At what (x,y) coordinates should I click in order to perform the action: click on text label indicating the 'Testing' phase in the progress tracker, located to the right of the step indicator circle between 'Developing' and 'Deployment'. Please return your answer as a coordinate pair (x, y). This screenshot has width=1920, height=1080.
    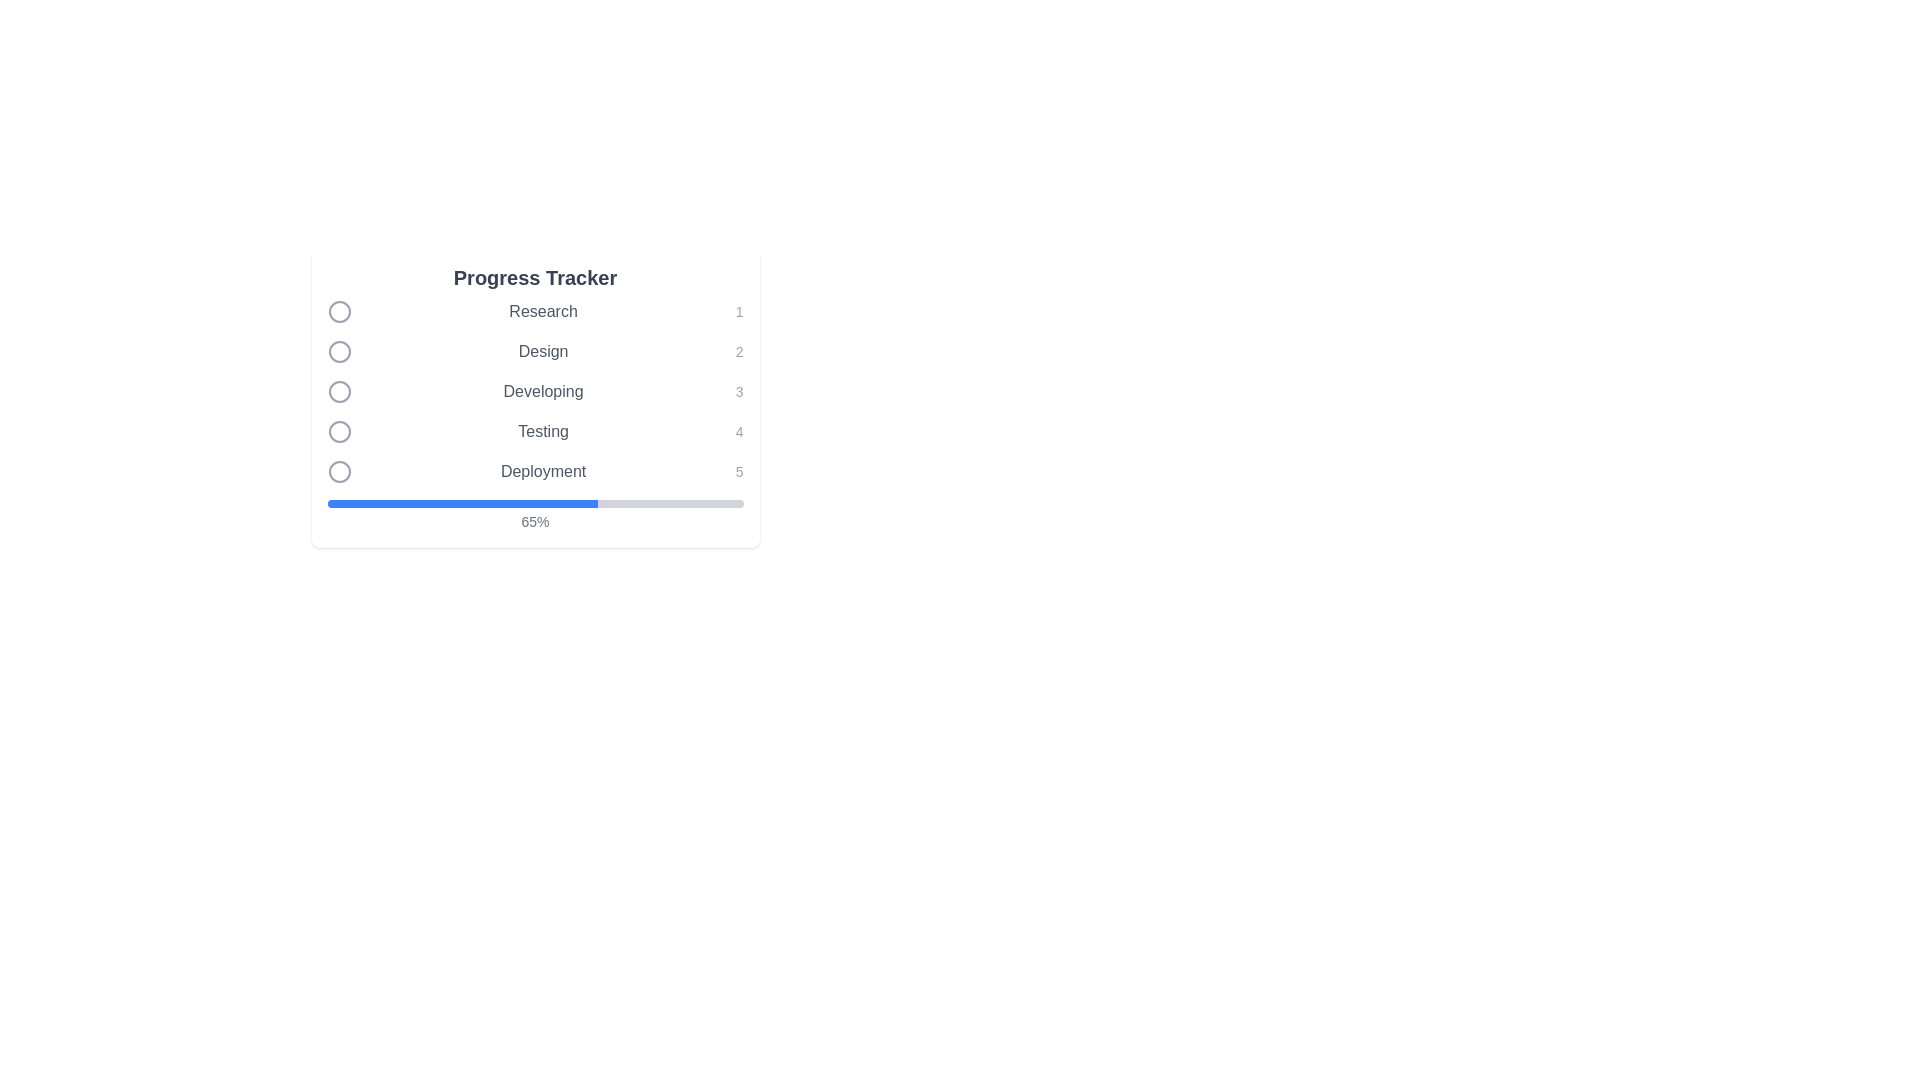
    Looking at the image, I should click on (543, 431).